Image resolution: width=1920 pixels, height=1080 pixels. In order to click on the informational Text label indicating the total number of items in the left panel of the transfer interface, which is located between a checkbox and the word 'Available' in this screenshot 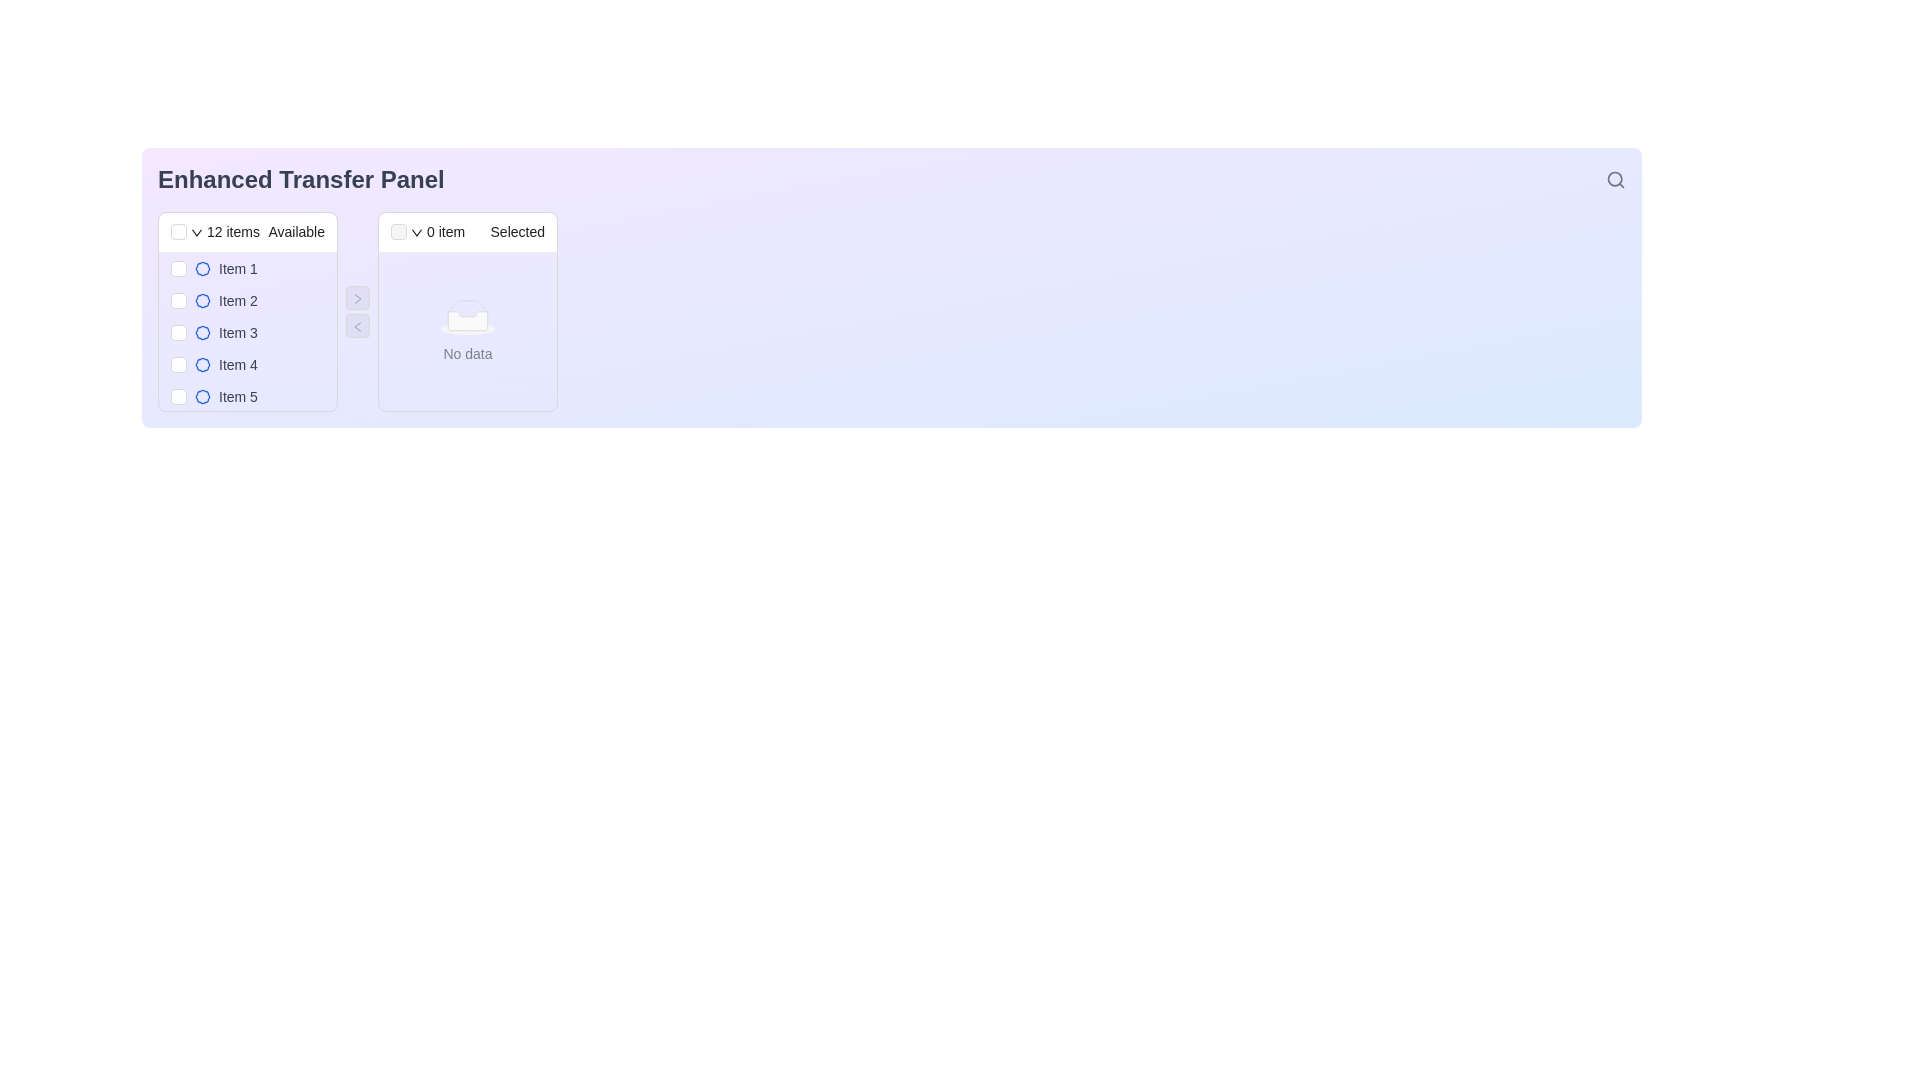, I will do `click(233, 230)`.